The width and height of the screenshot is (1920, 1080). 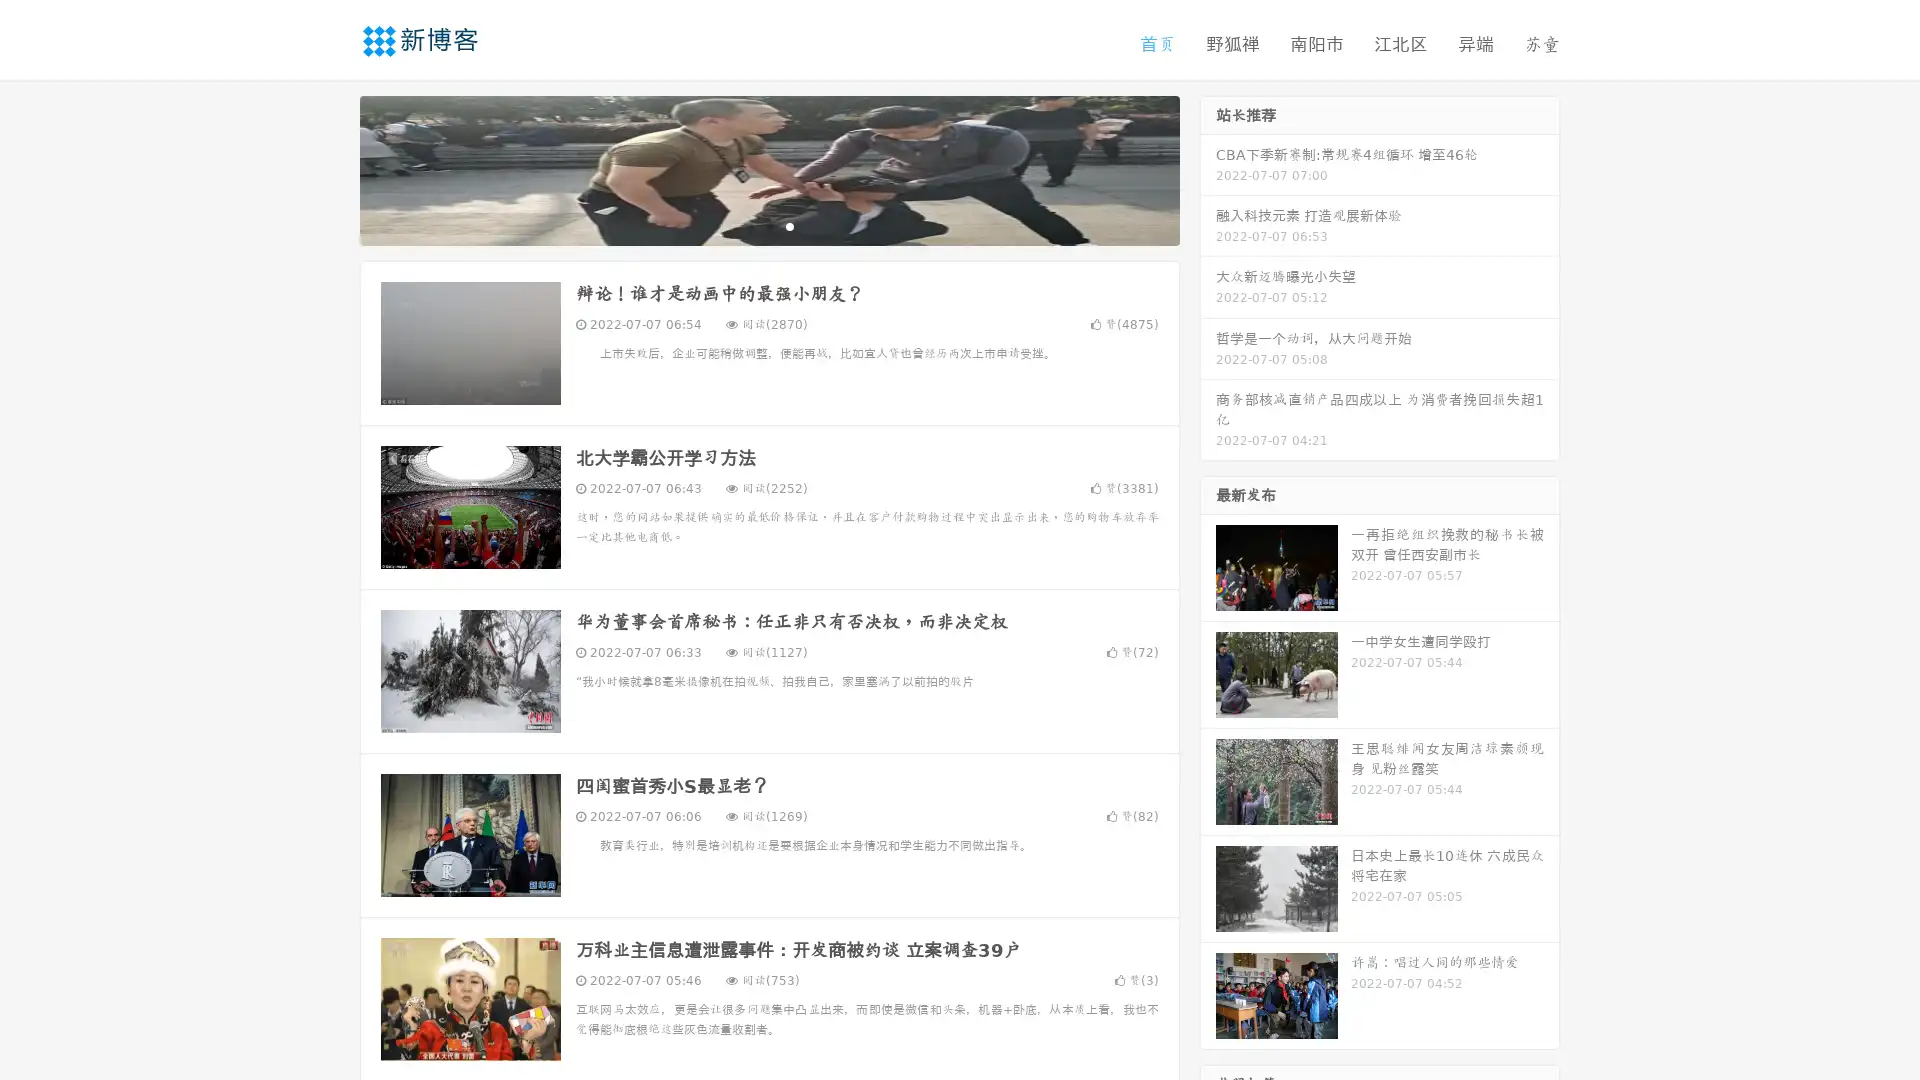 I want to click on Previous slide, so click(x=330, y=168).